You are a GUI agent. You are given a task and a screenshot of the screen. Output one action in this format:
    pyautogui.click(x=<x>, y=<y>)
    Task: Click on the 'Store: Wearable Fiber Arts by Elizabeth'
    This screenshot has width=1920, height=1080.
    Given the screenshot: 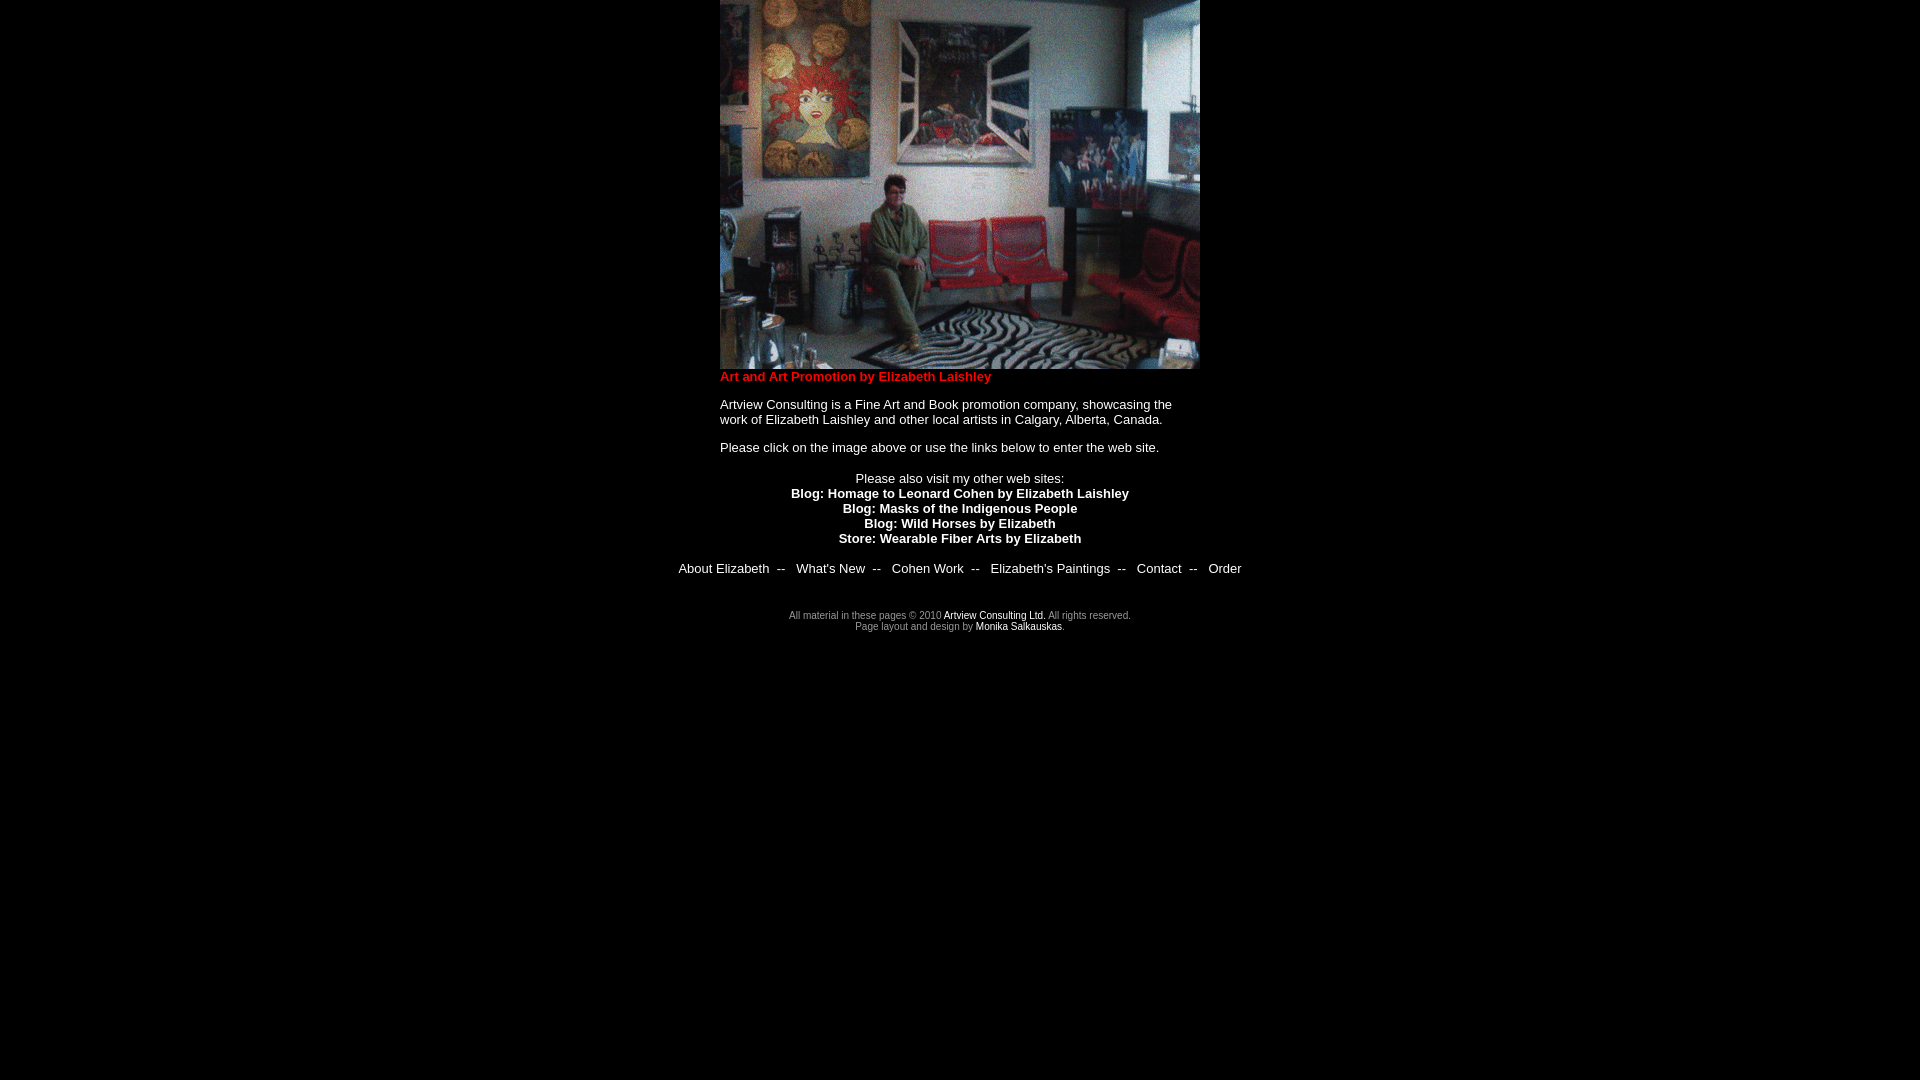 What is the action you would take?
    pyautogui.click(x=960, y=537)
    